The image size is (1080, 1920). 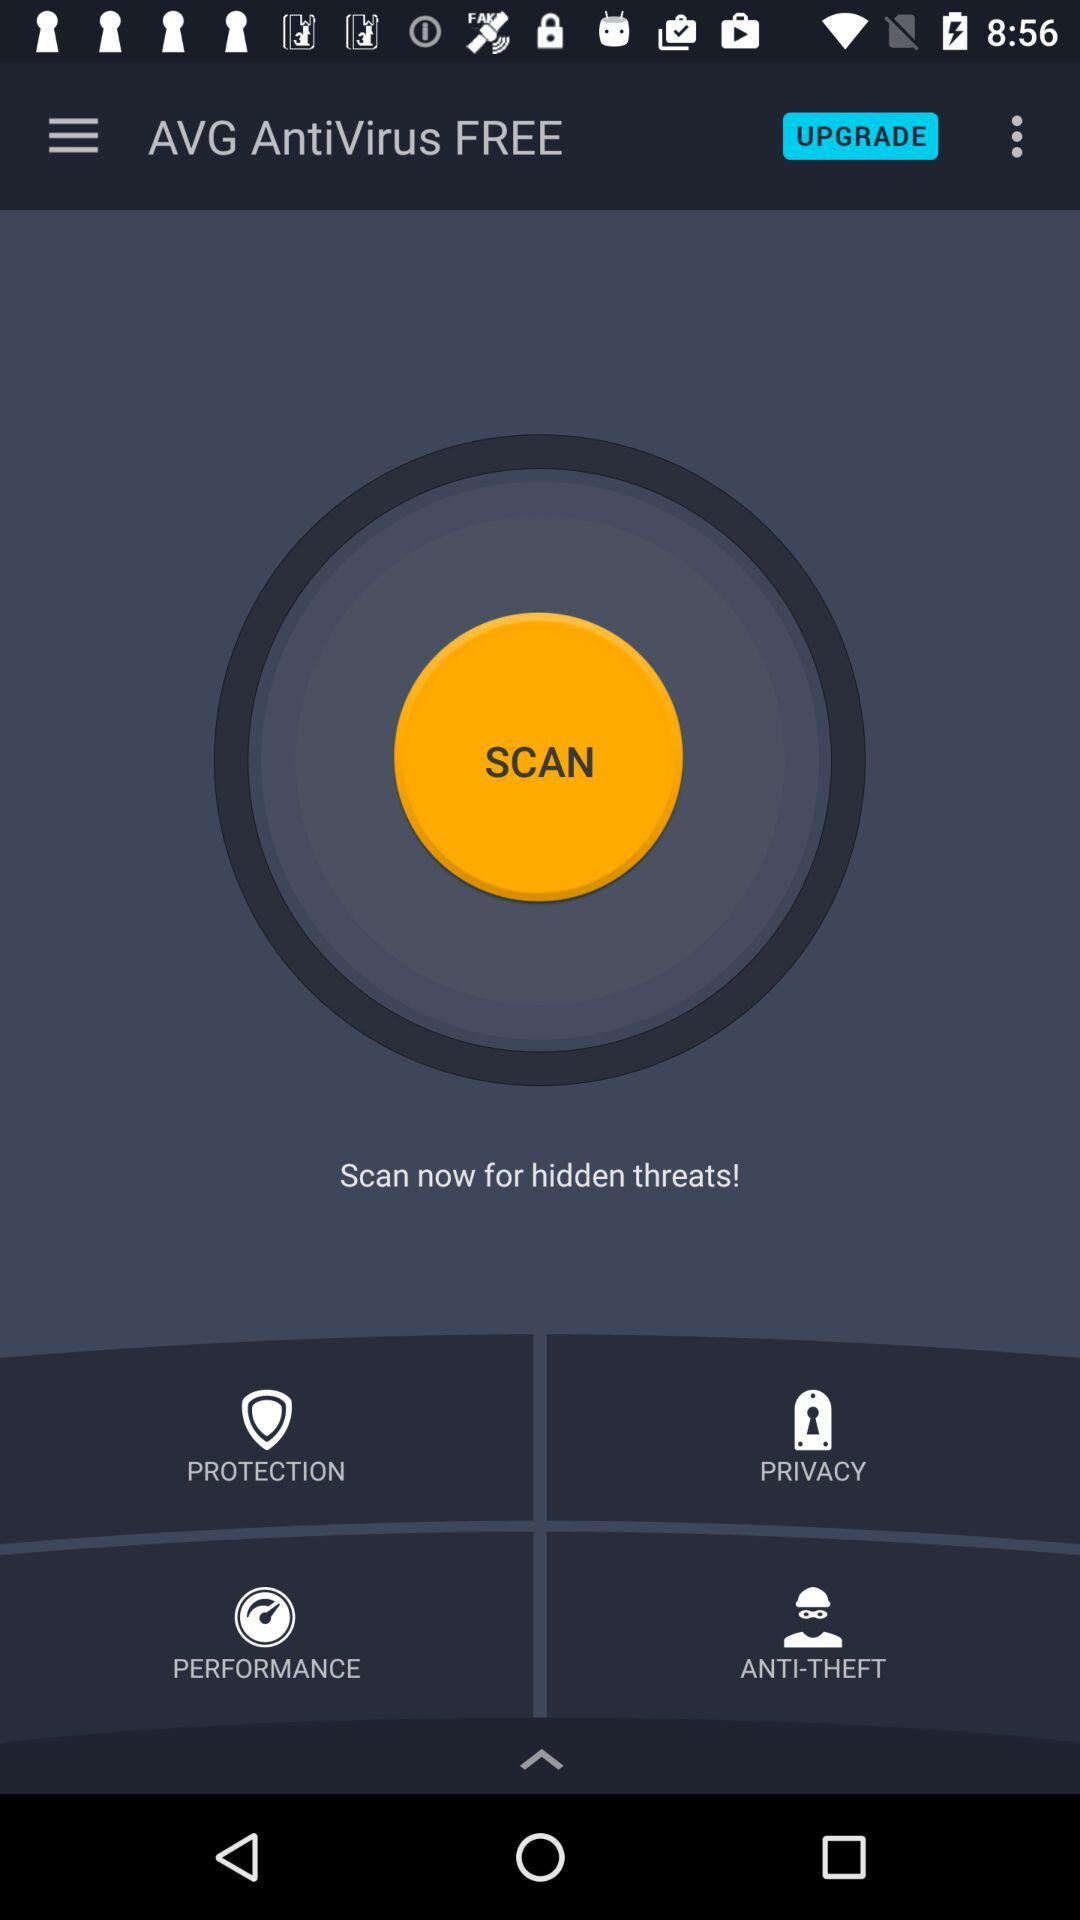 I want to click on menu option, so click(x=72, y=135).